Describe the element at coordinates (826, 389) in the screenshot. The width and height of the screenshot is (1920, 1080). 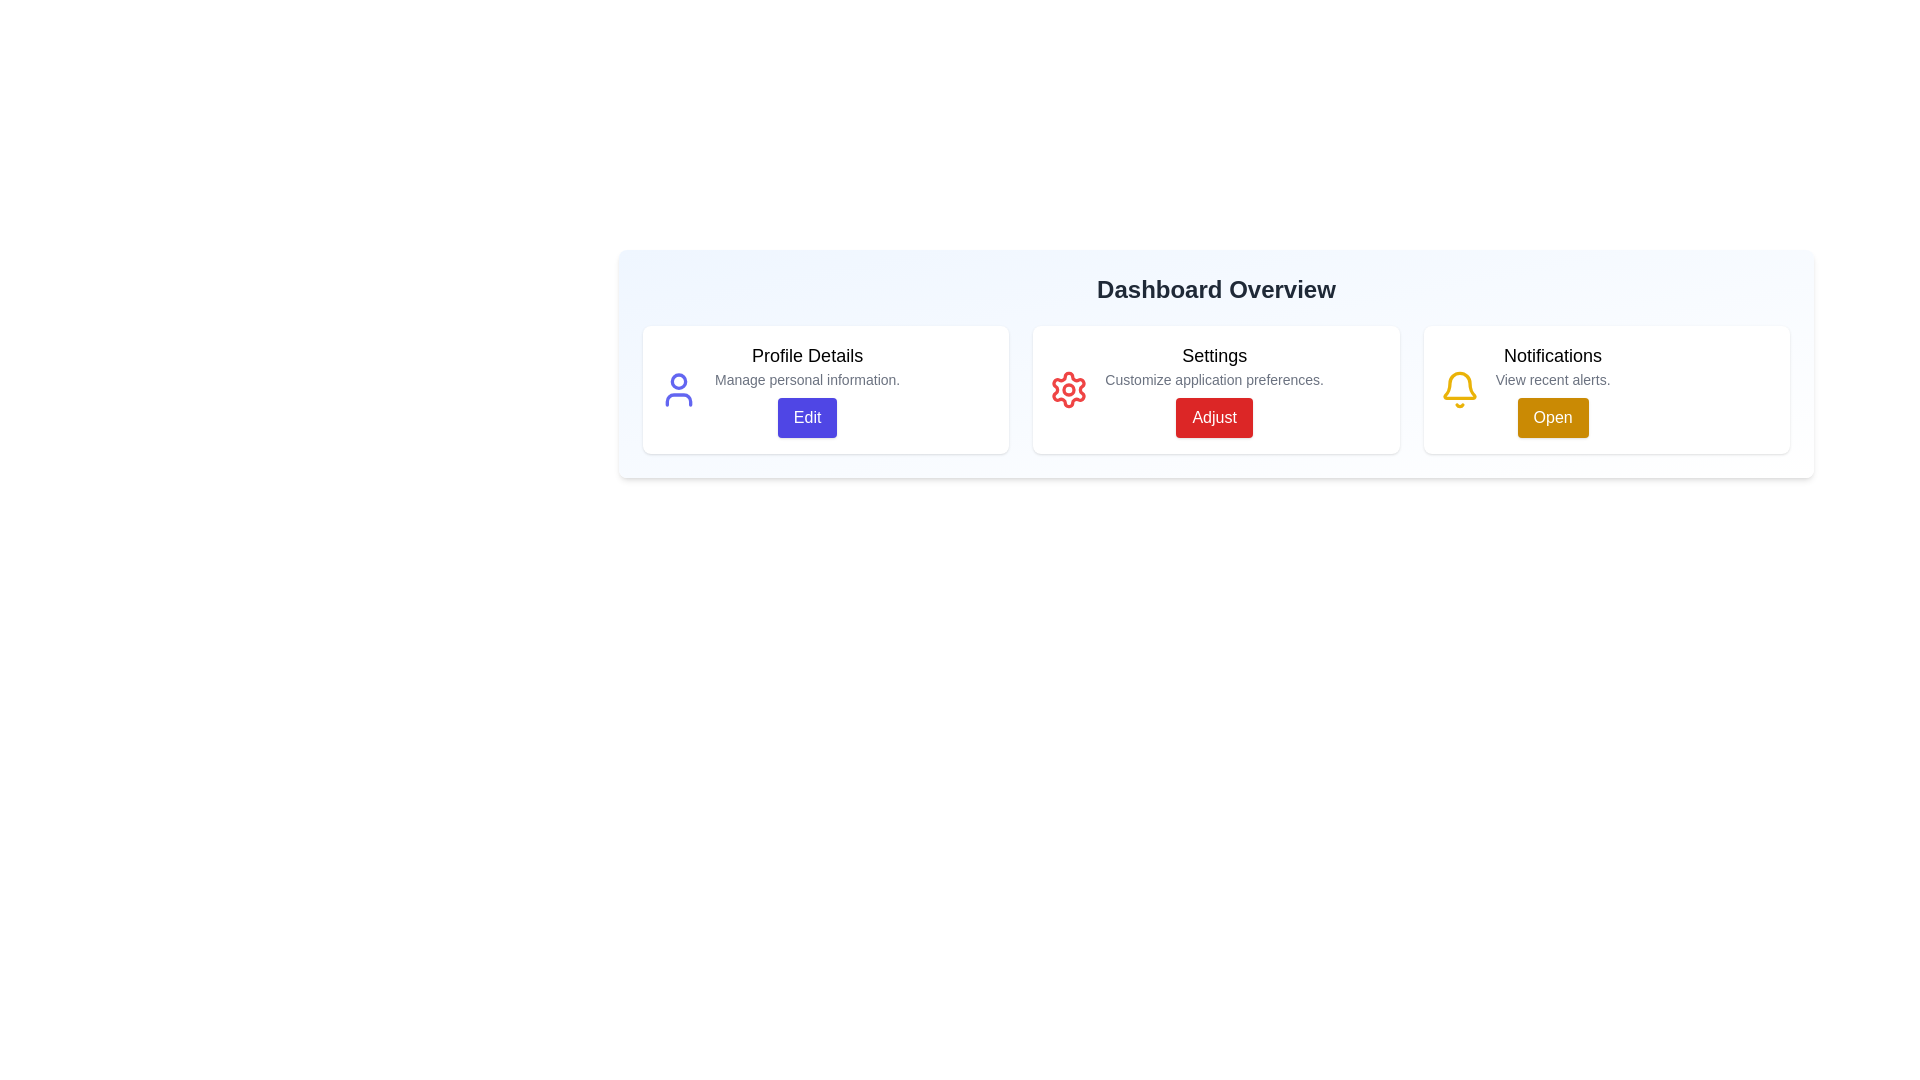
I see `the user's profile settings panel, which is represented by the leftmost composite interactive card in a grid layout below the 'Dashboard Overview' heading` at that location.